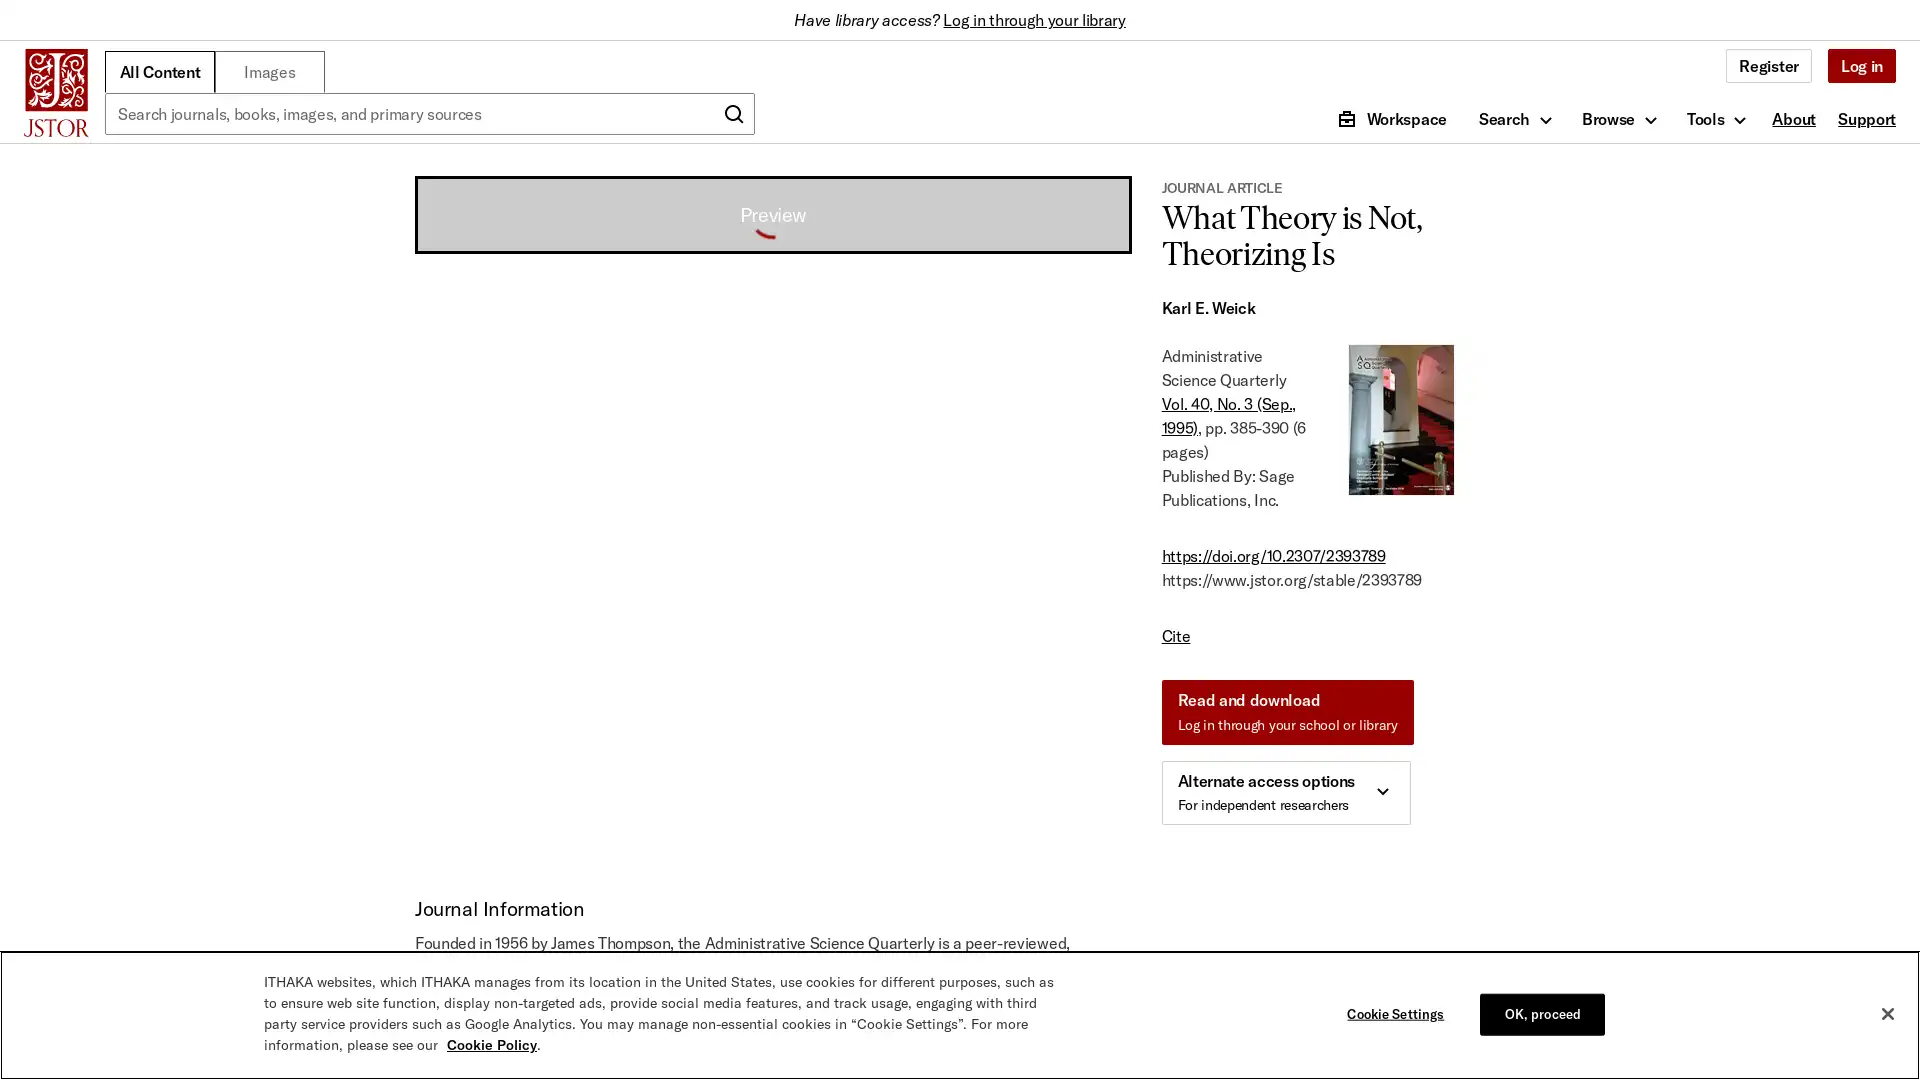 This screenshot has width=1920, height=1080. What do you see at coordinates (733, 114) in the screenshot?
I see `Submit search` at bounding box center [733, 114].